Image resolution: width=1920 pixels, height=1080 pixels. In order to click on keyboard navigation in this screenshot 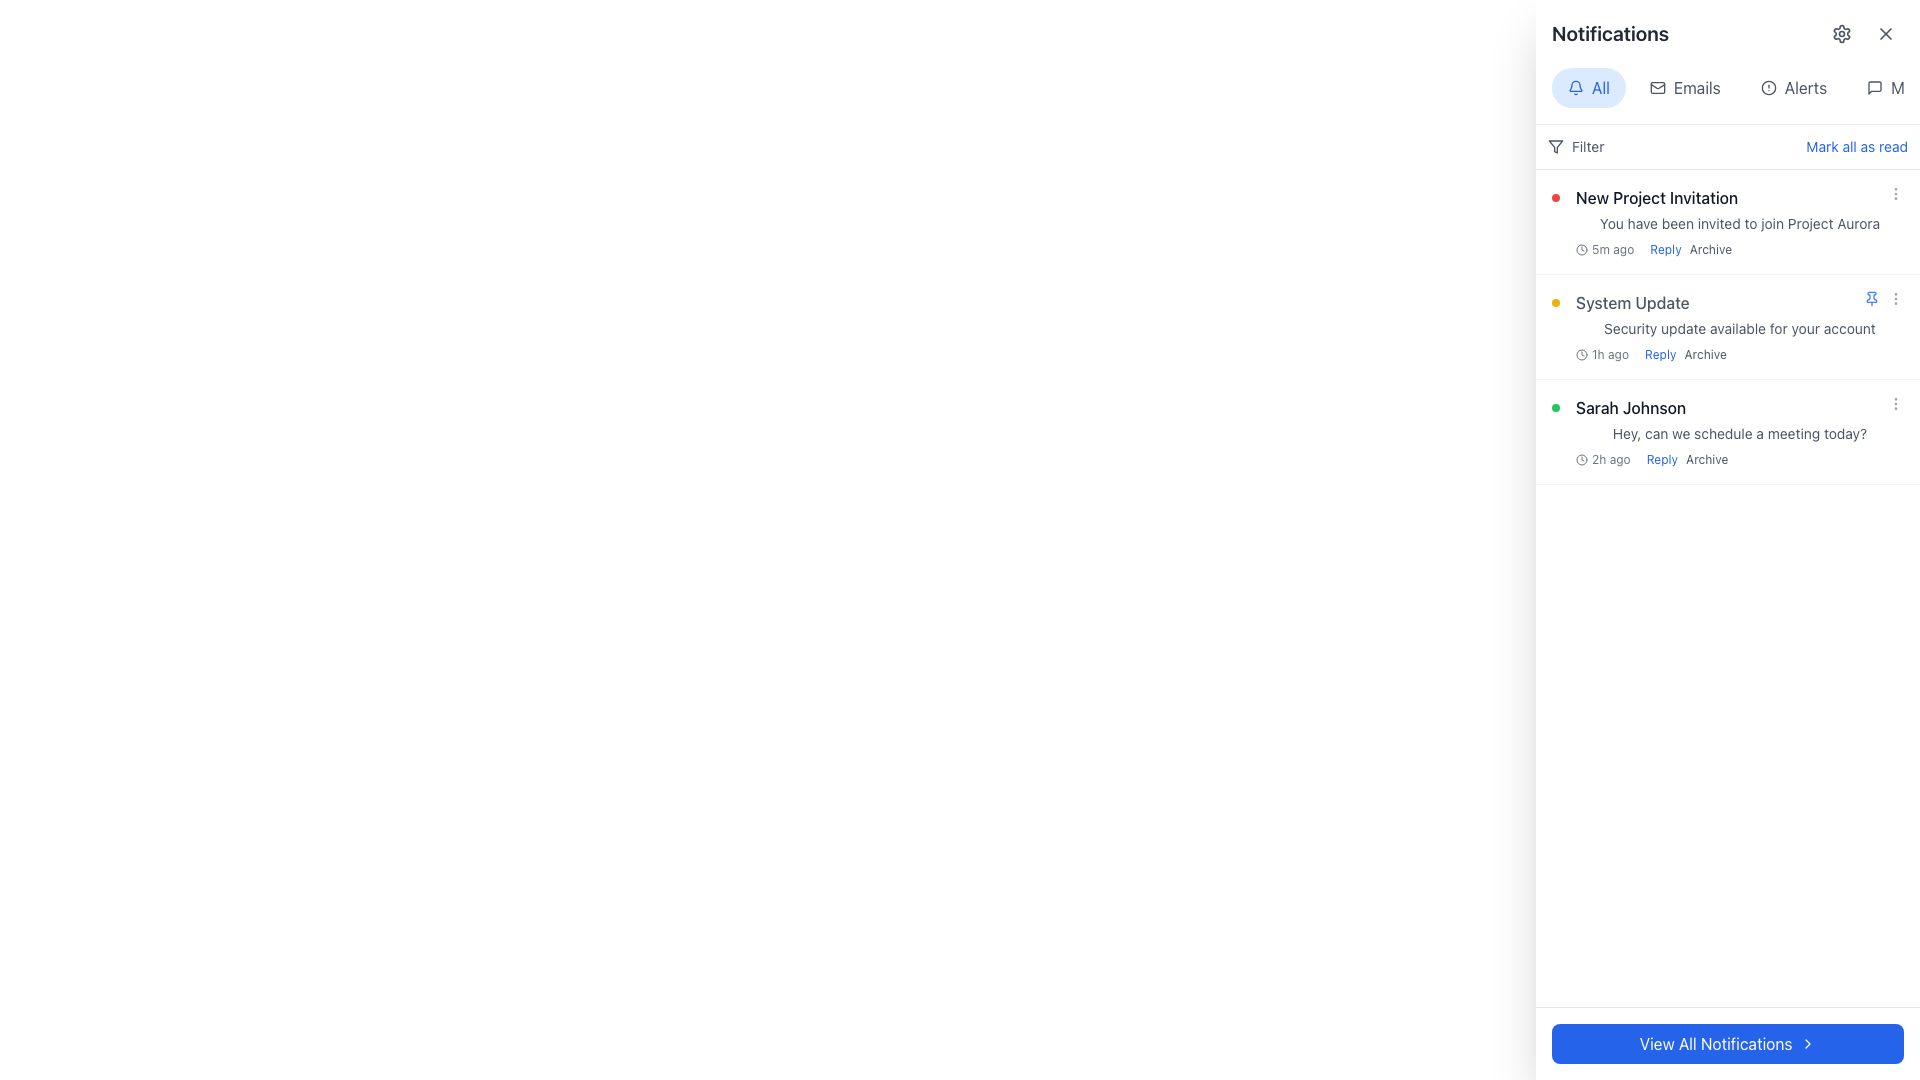, I will do `click(1874, 87)`.